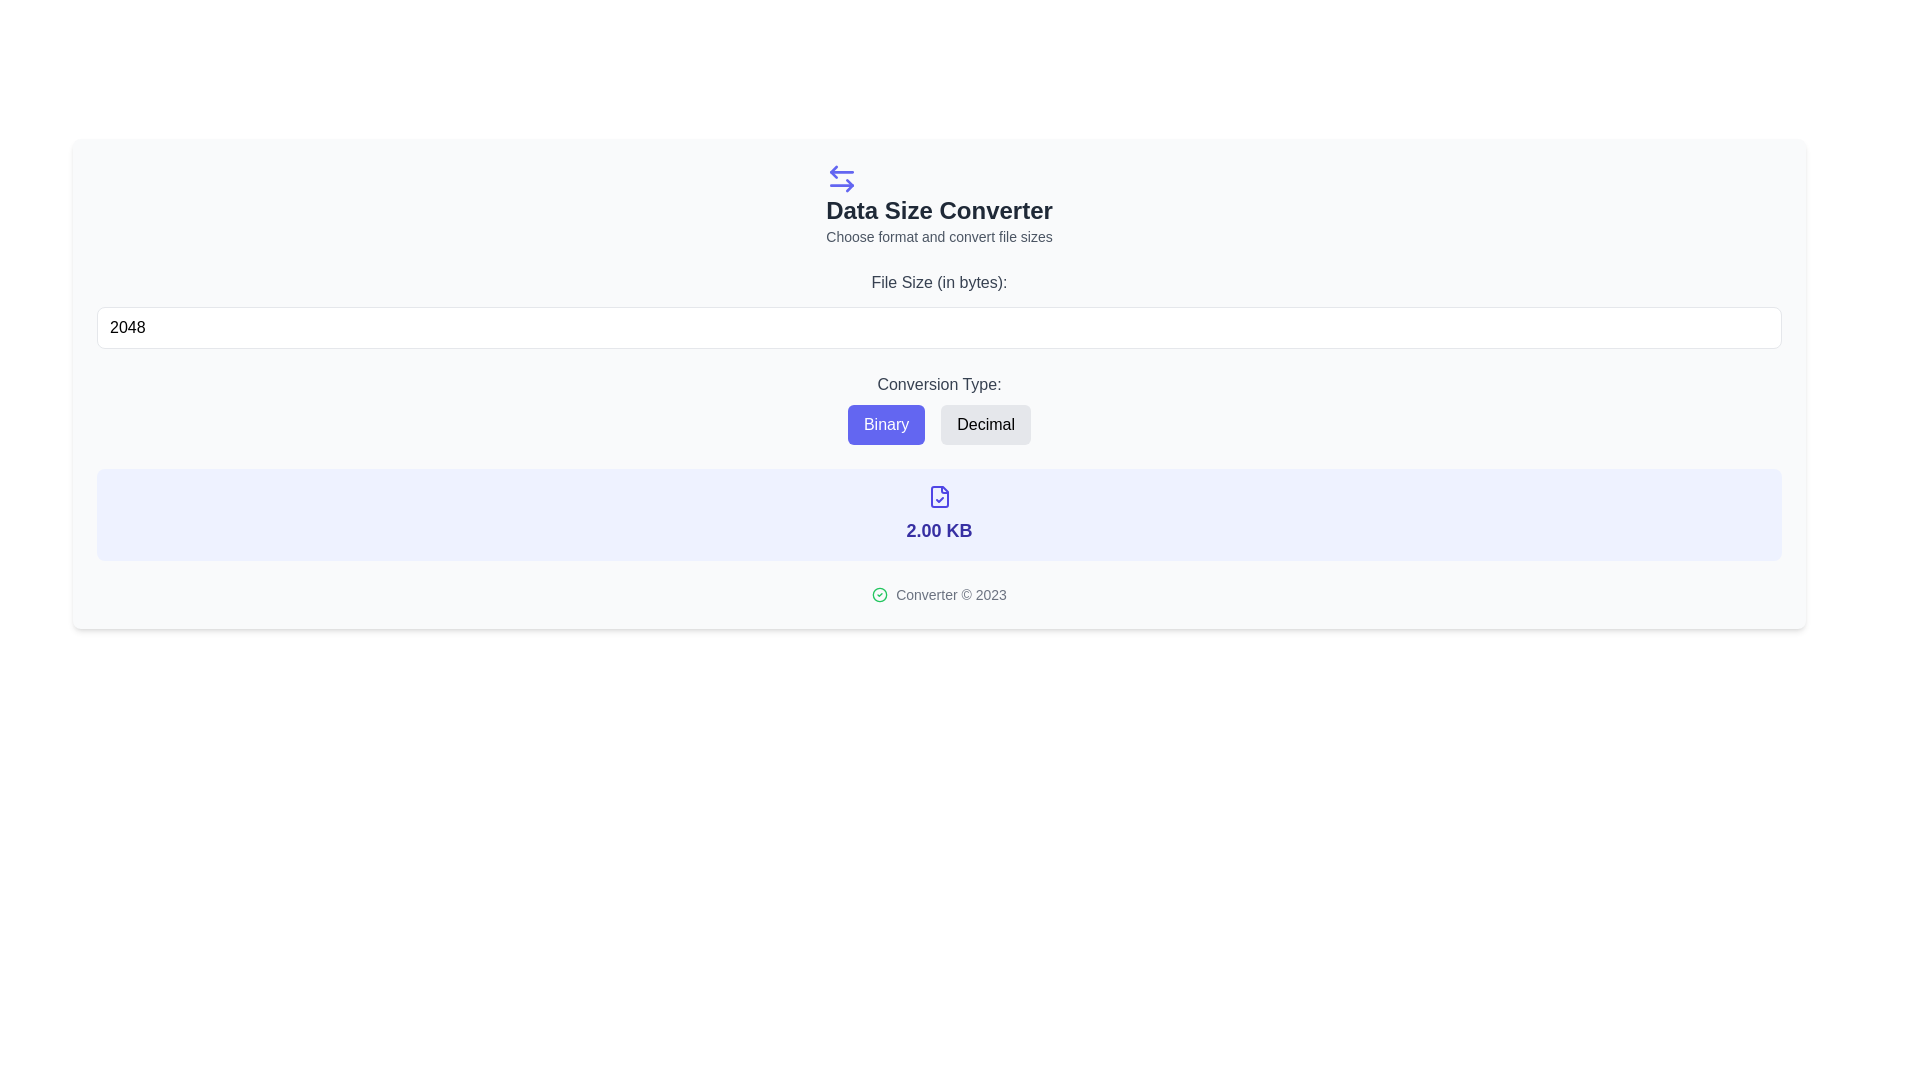 Image resolution: width=1920 pixels, height=1080 pixels. What do you see at coordinates (880, 593) in the screenshot?
I see `the circular SVG element with a green border that resembles a checkmark, located on the right side of the interface near the text '2.00 KB'` at bounding box center [880, 593].